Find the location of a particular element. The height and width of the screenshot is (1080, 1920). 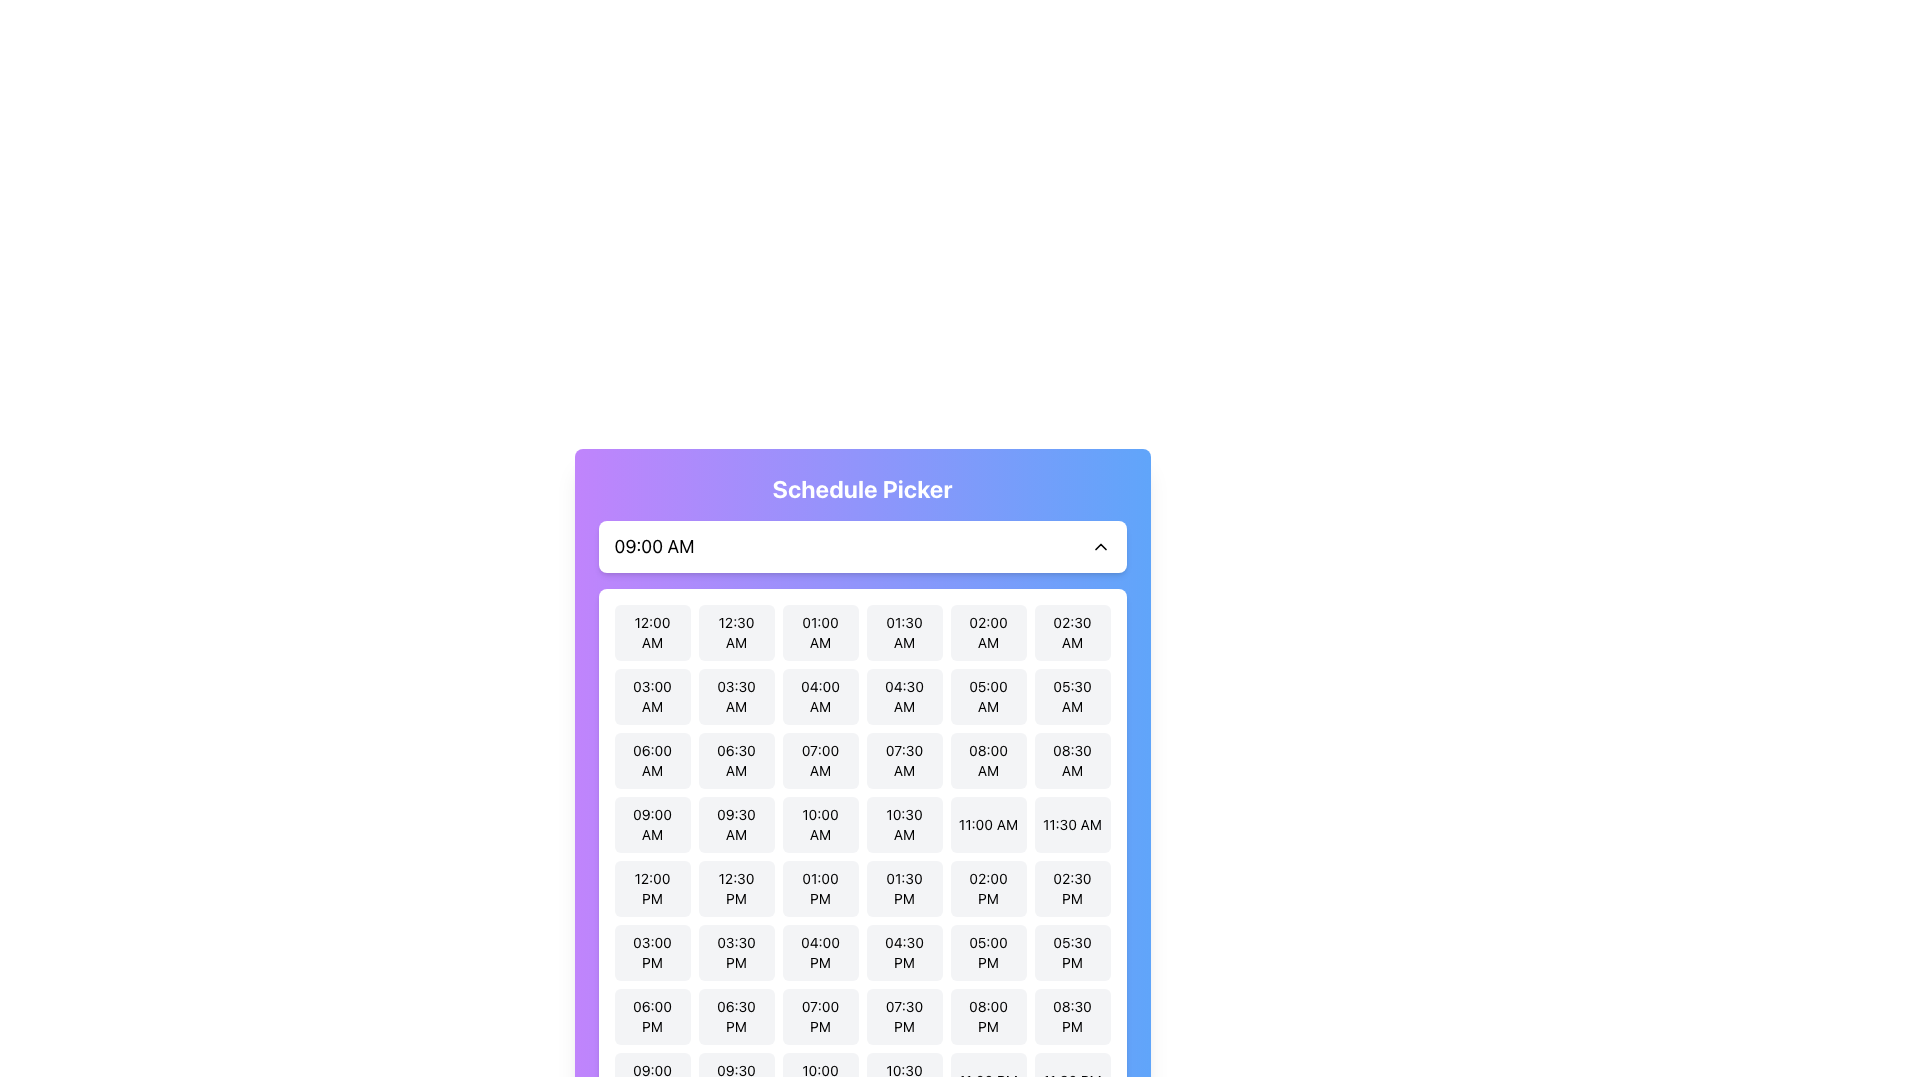

the '12:30 AM' selectable time option button located in the second column of the first row of the Schedule Picker interface is located at coordinates (735, 632).